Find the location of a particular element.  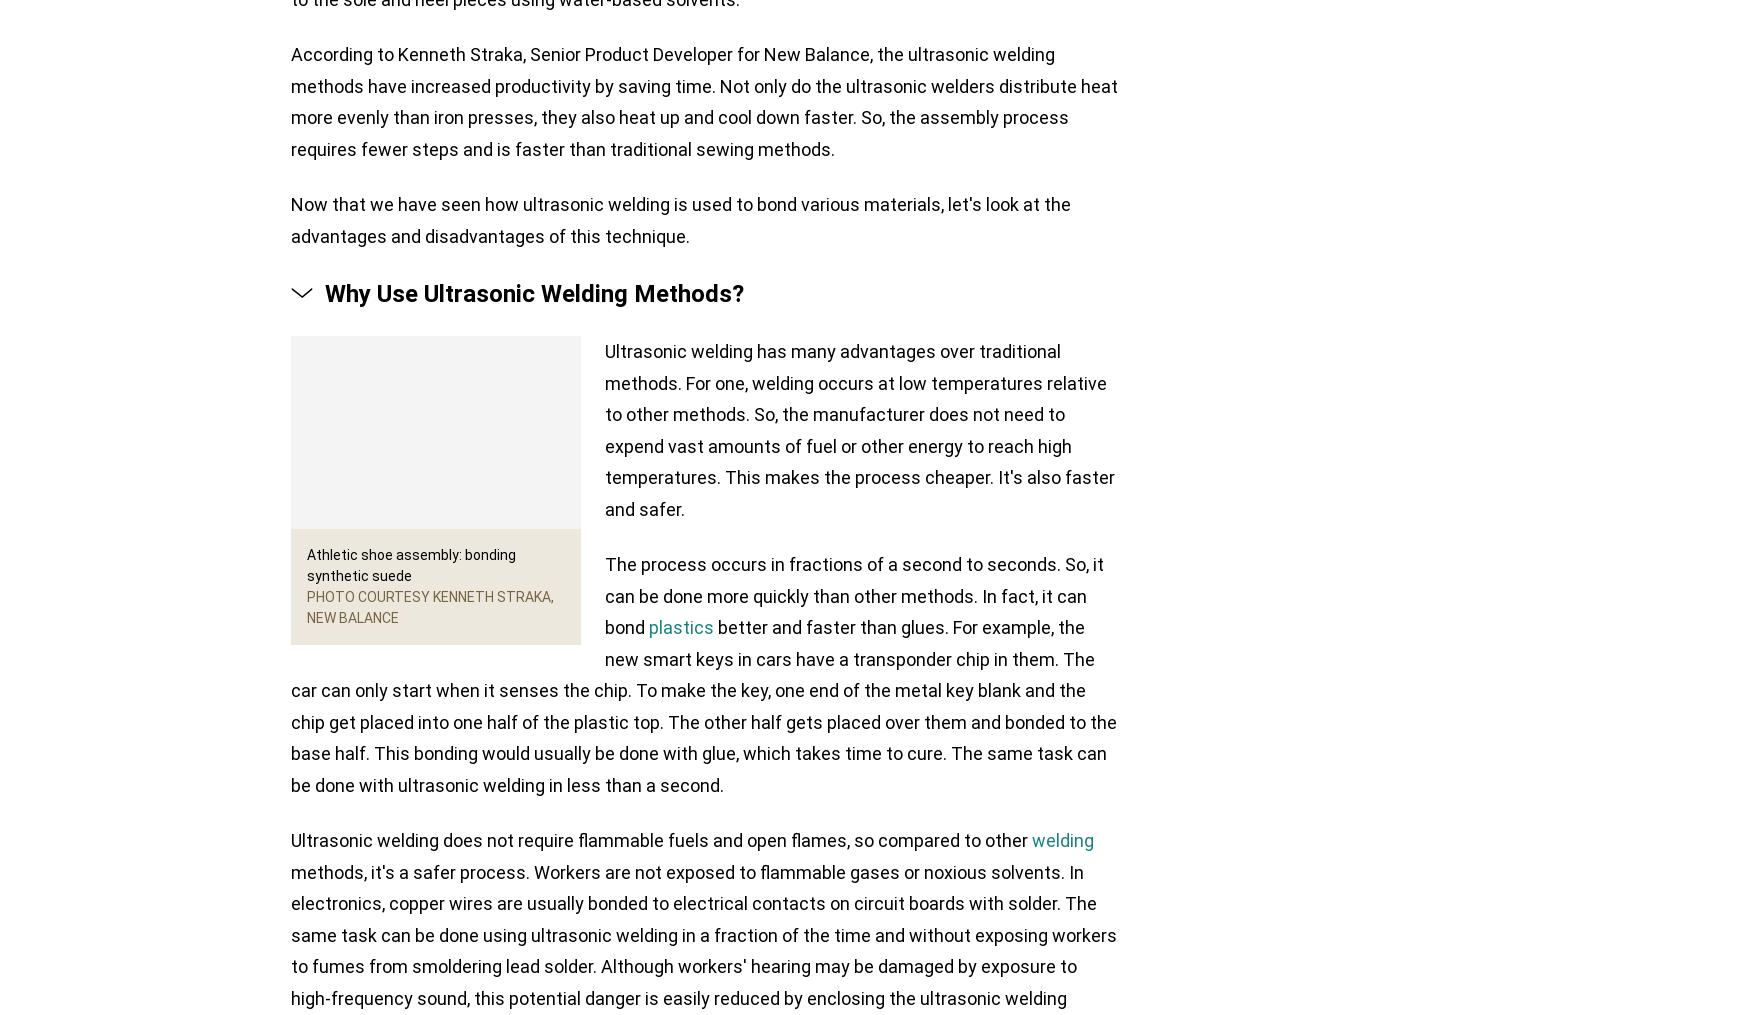

'The process occurs in fractions of a second to seconds. So, it can be done more quickly than other methods. In fact, it can bond' is located at coordinates (854, 595).